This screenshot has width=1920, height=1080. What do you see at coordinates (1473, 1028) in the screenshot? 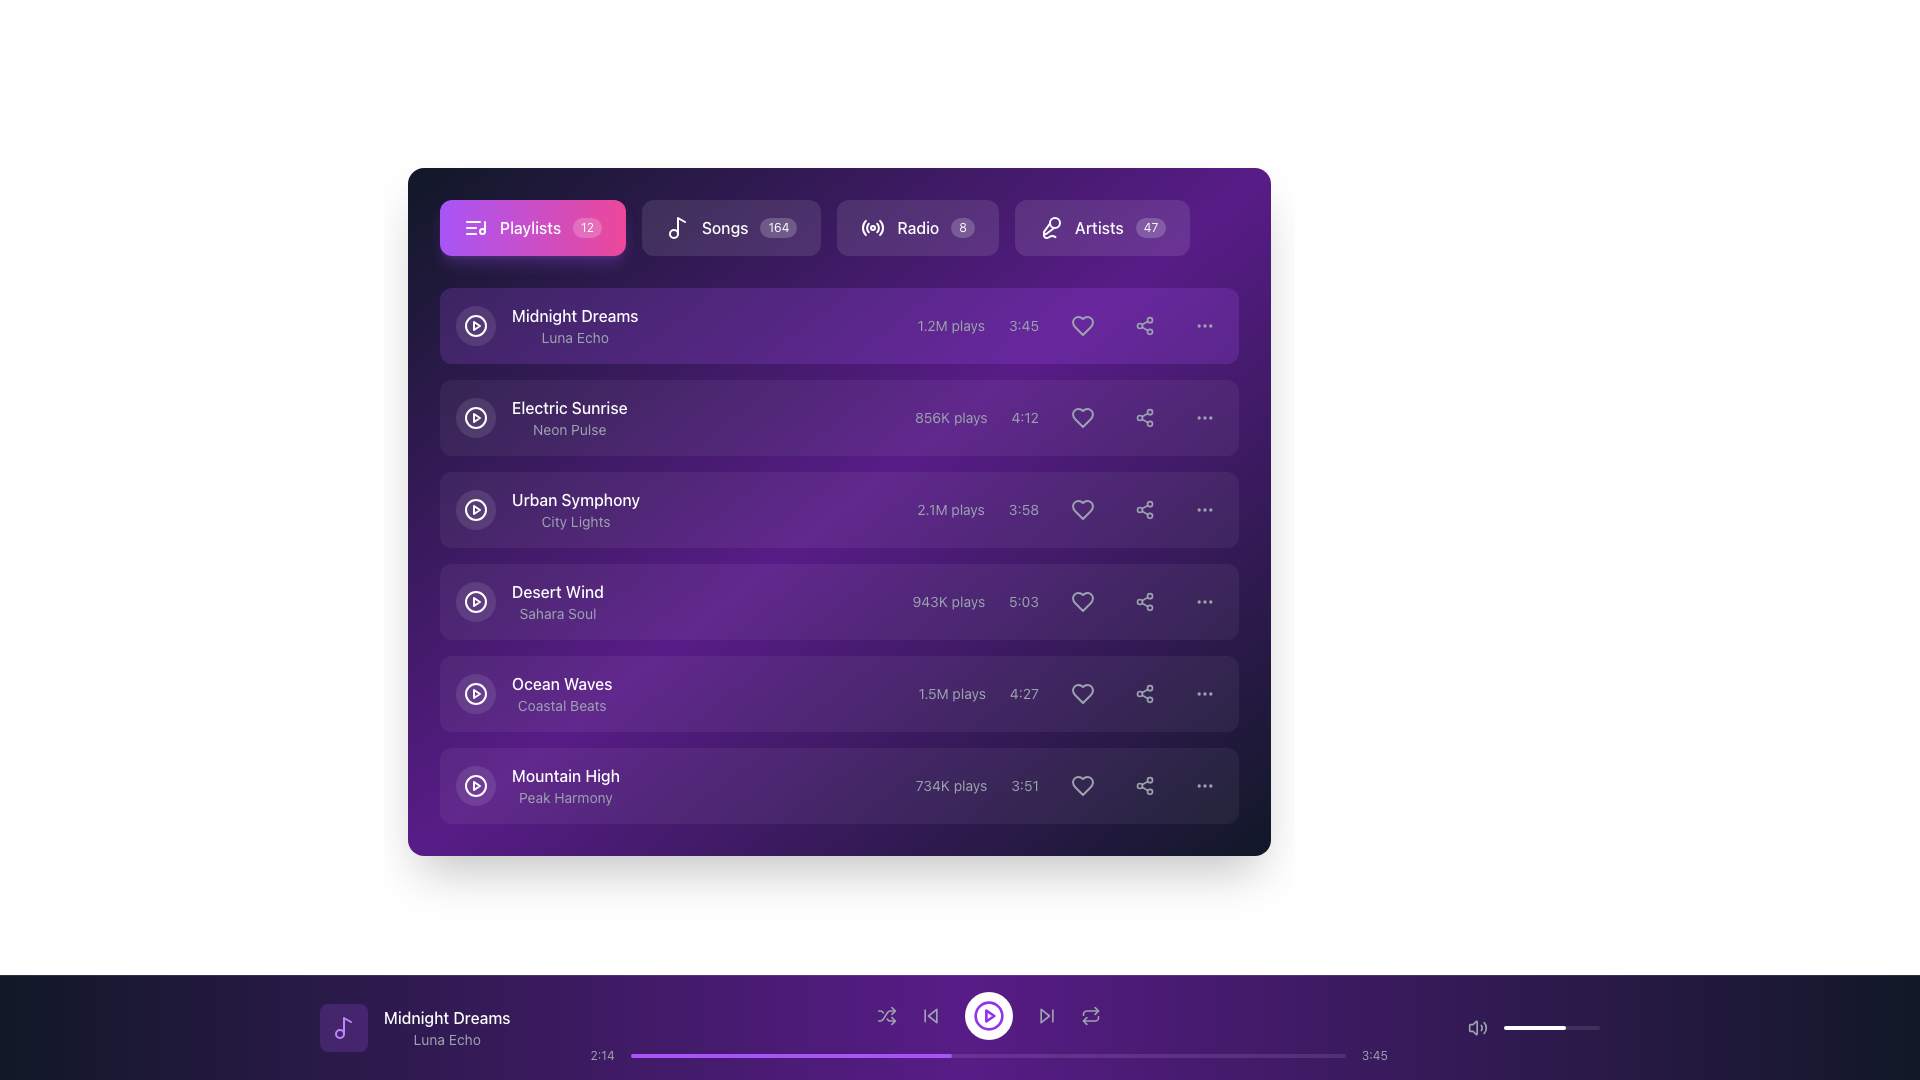
I see `the leftmost segment of the audio volume control icon, which resembles a speaker or volume symbol, located in the bottom-right section of the interface above the media playback control bar` at bounding box center [1473, 1028].